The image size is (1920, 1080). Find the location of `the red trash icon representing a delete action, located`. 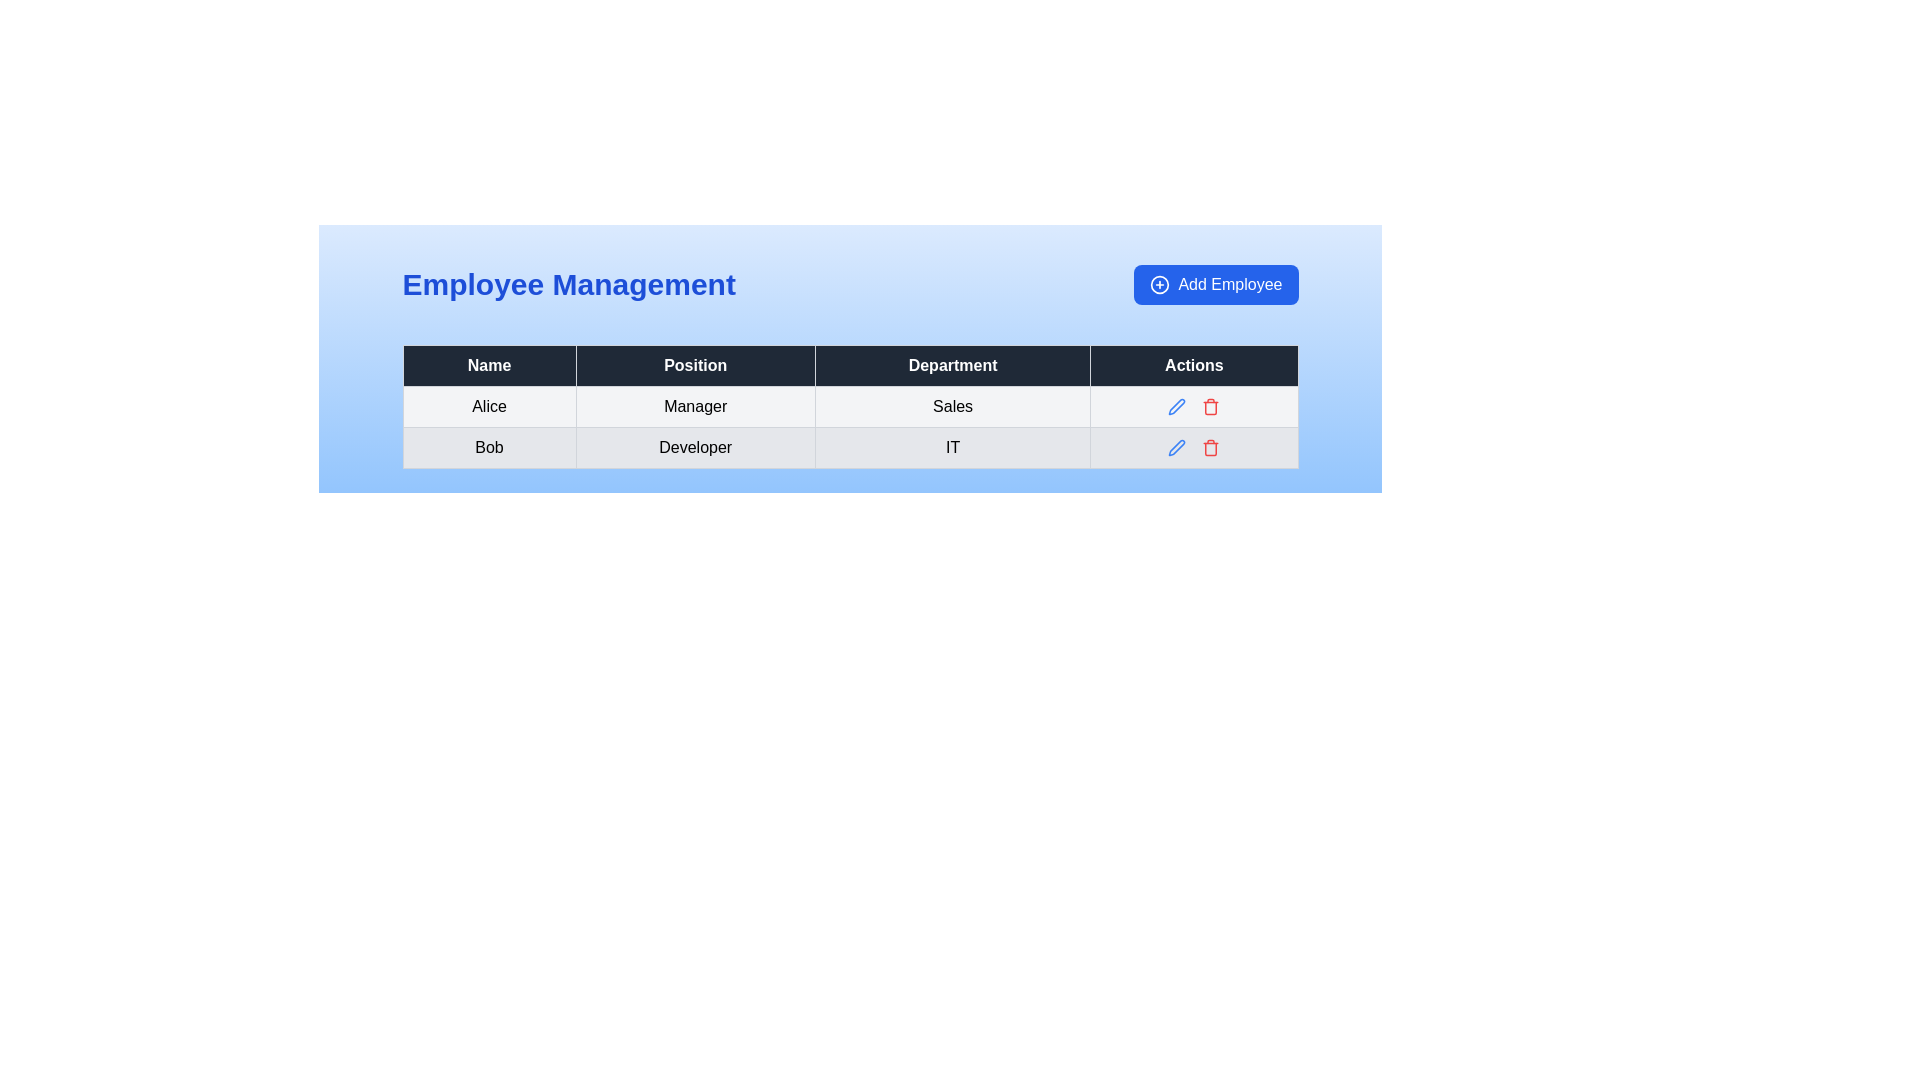

the red trash icon representing a delete action, located is located at coordinates (1210, 446).